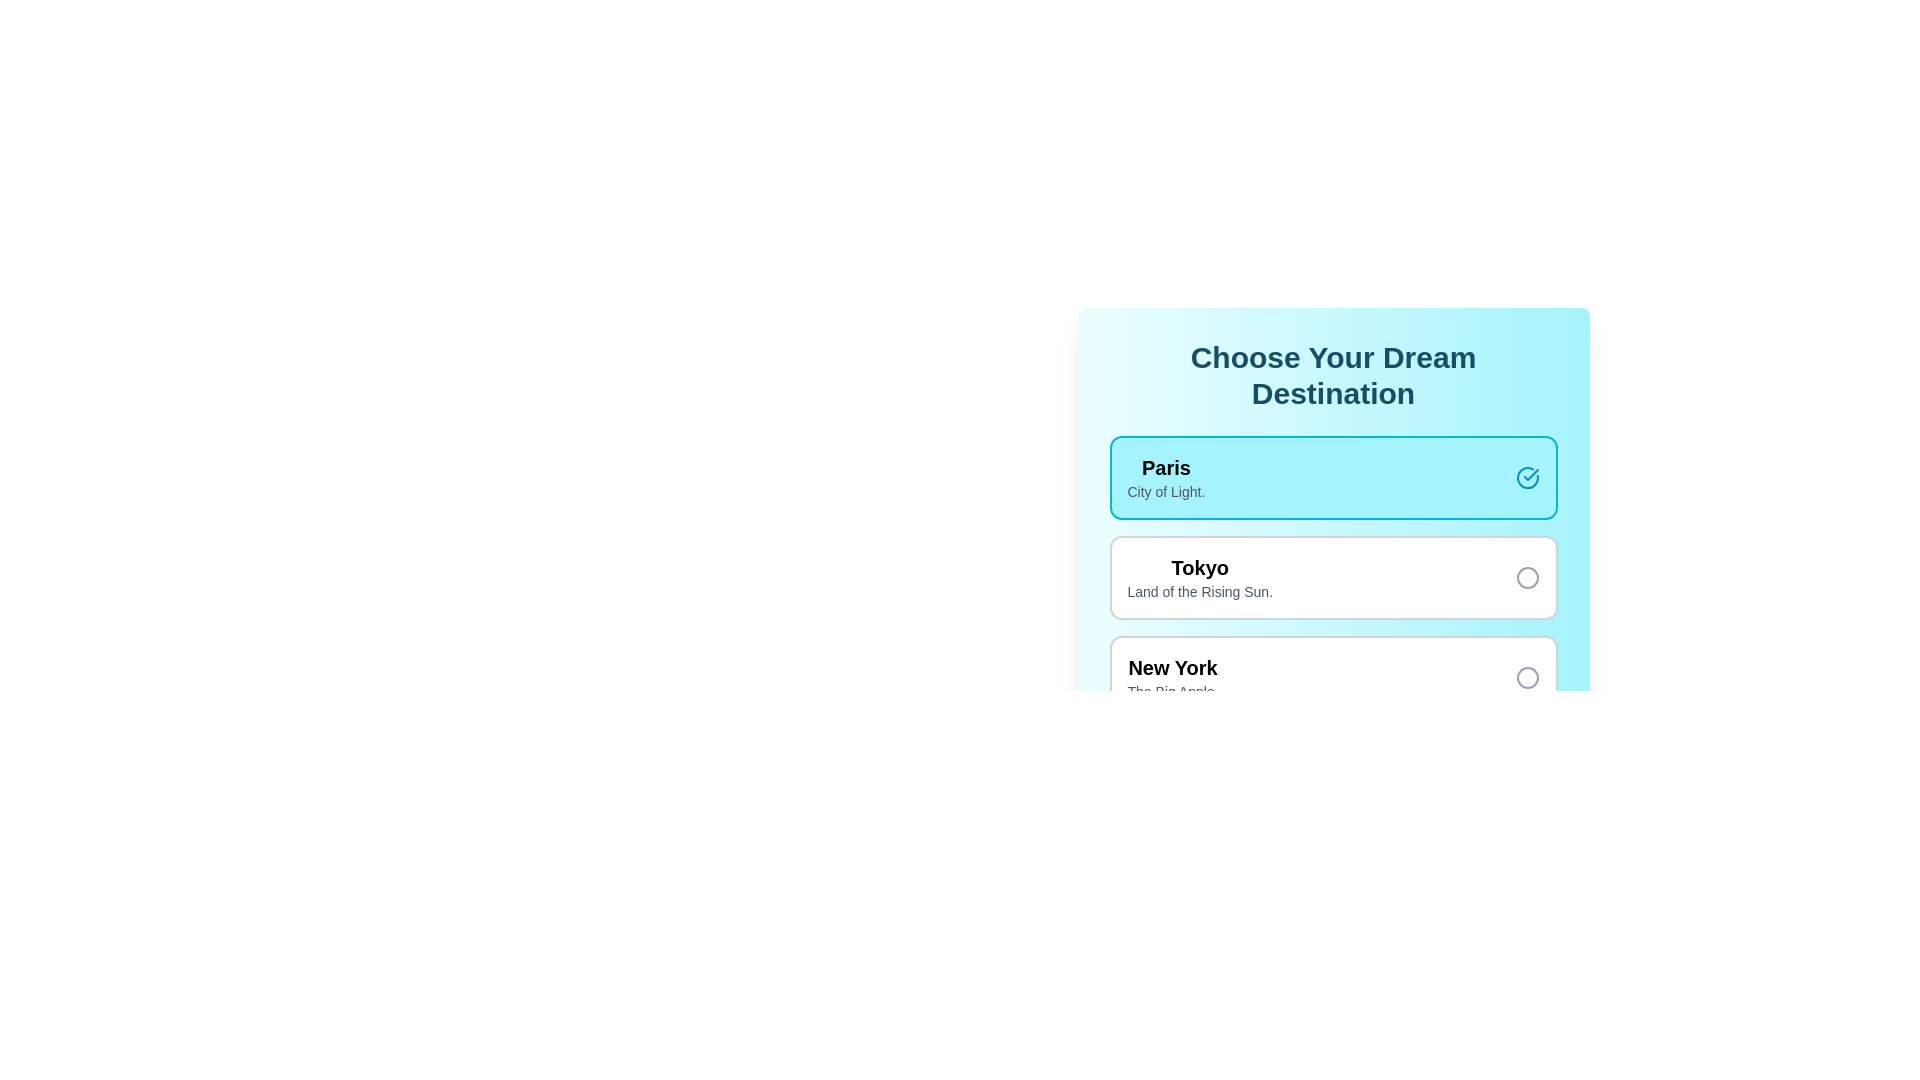 This screenshot has height=1080, width=1920. I want to click on the descriptive text label that reads 'Land of the Rising Sun.' which is styled with a smaller font size and grayish hue, located below the larger 'Tokyo' text in a vertical list, so click(1200, 590).